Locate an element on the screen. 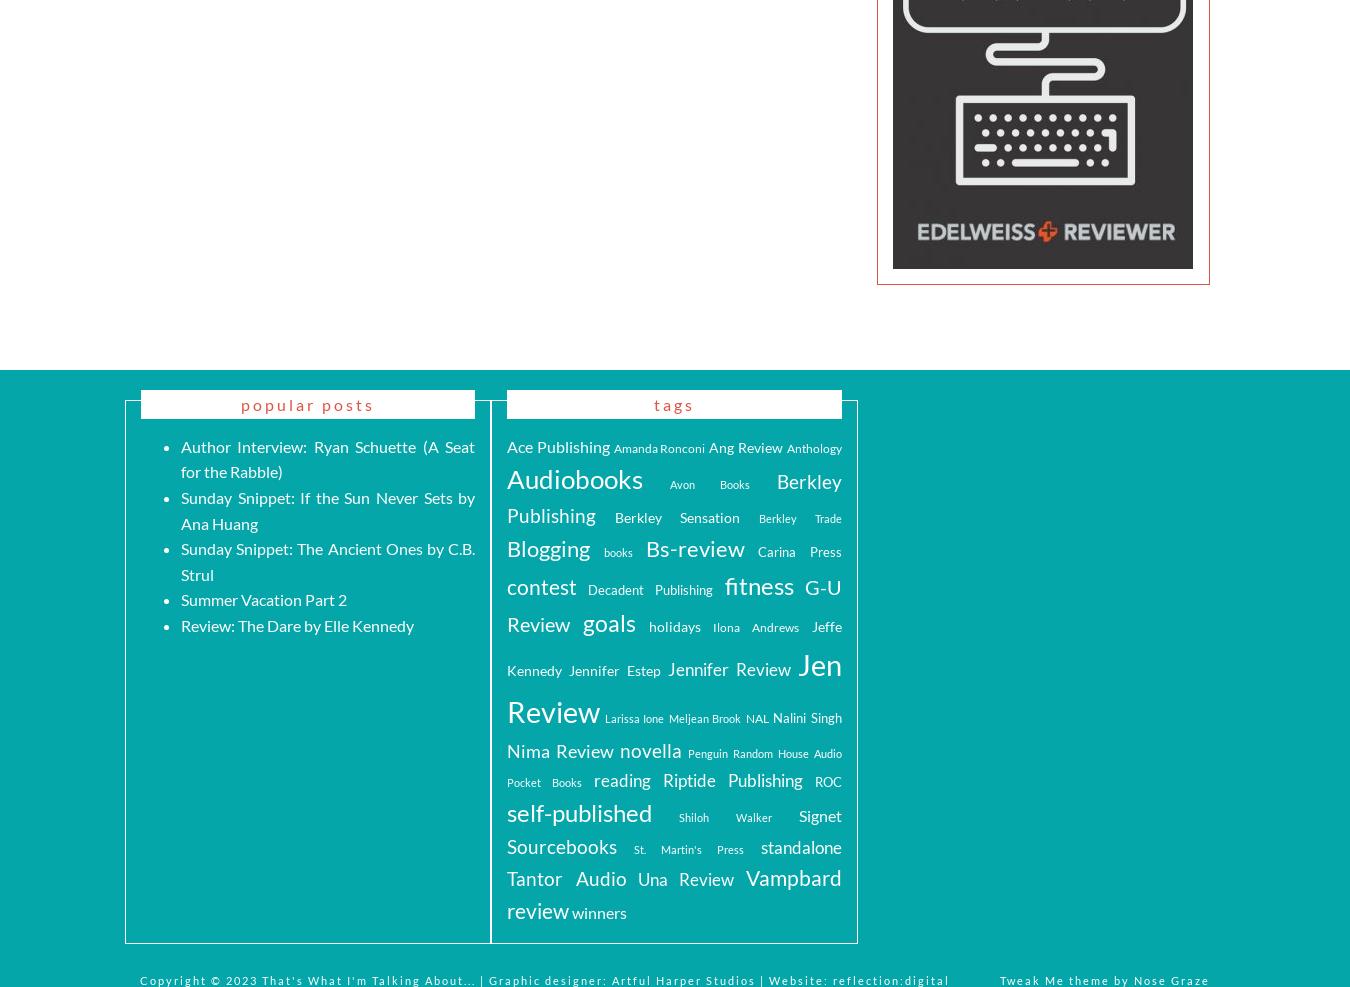  'Berkley Publishing' is located at coordinates (674, 498).